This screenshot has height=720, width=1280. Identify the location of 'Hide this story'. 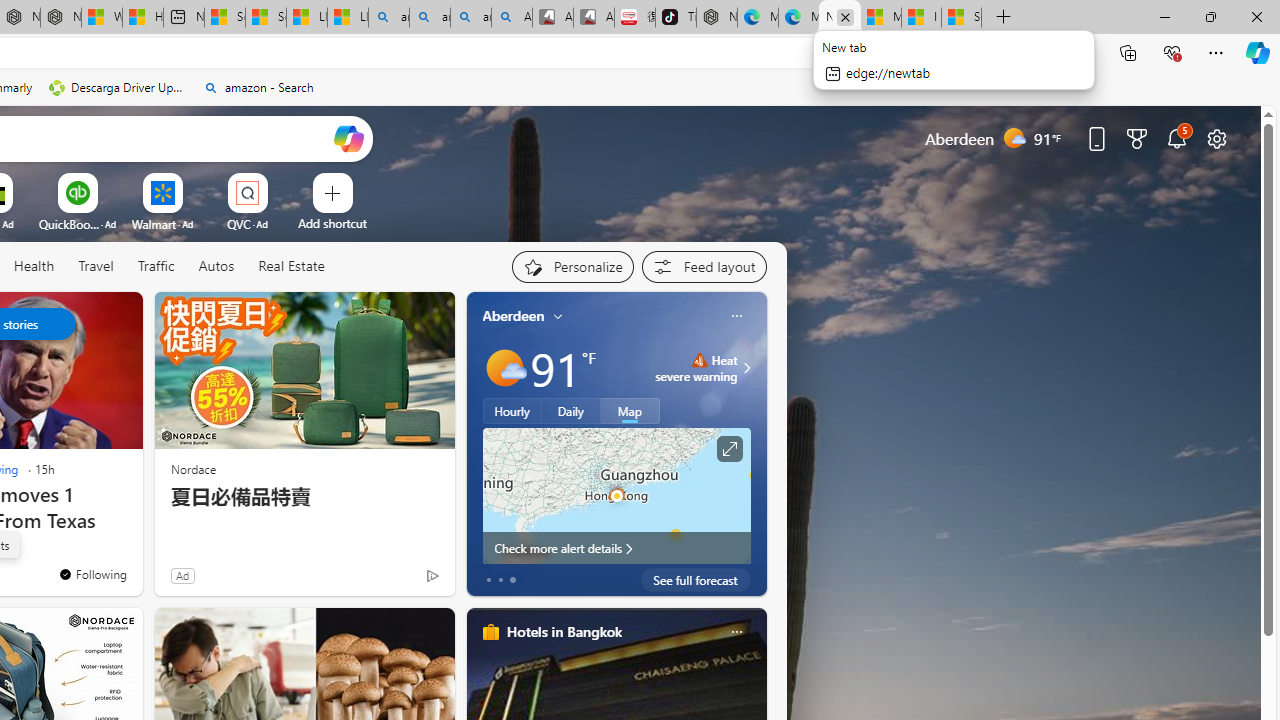
(81, 315).